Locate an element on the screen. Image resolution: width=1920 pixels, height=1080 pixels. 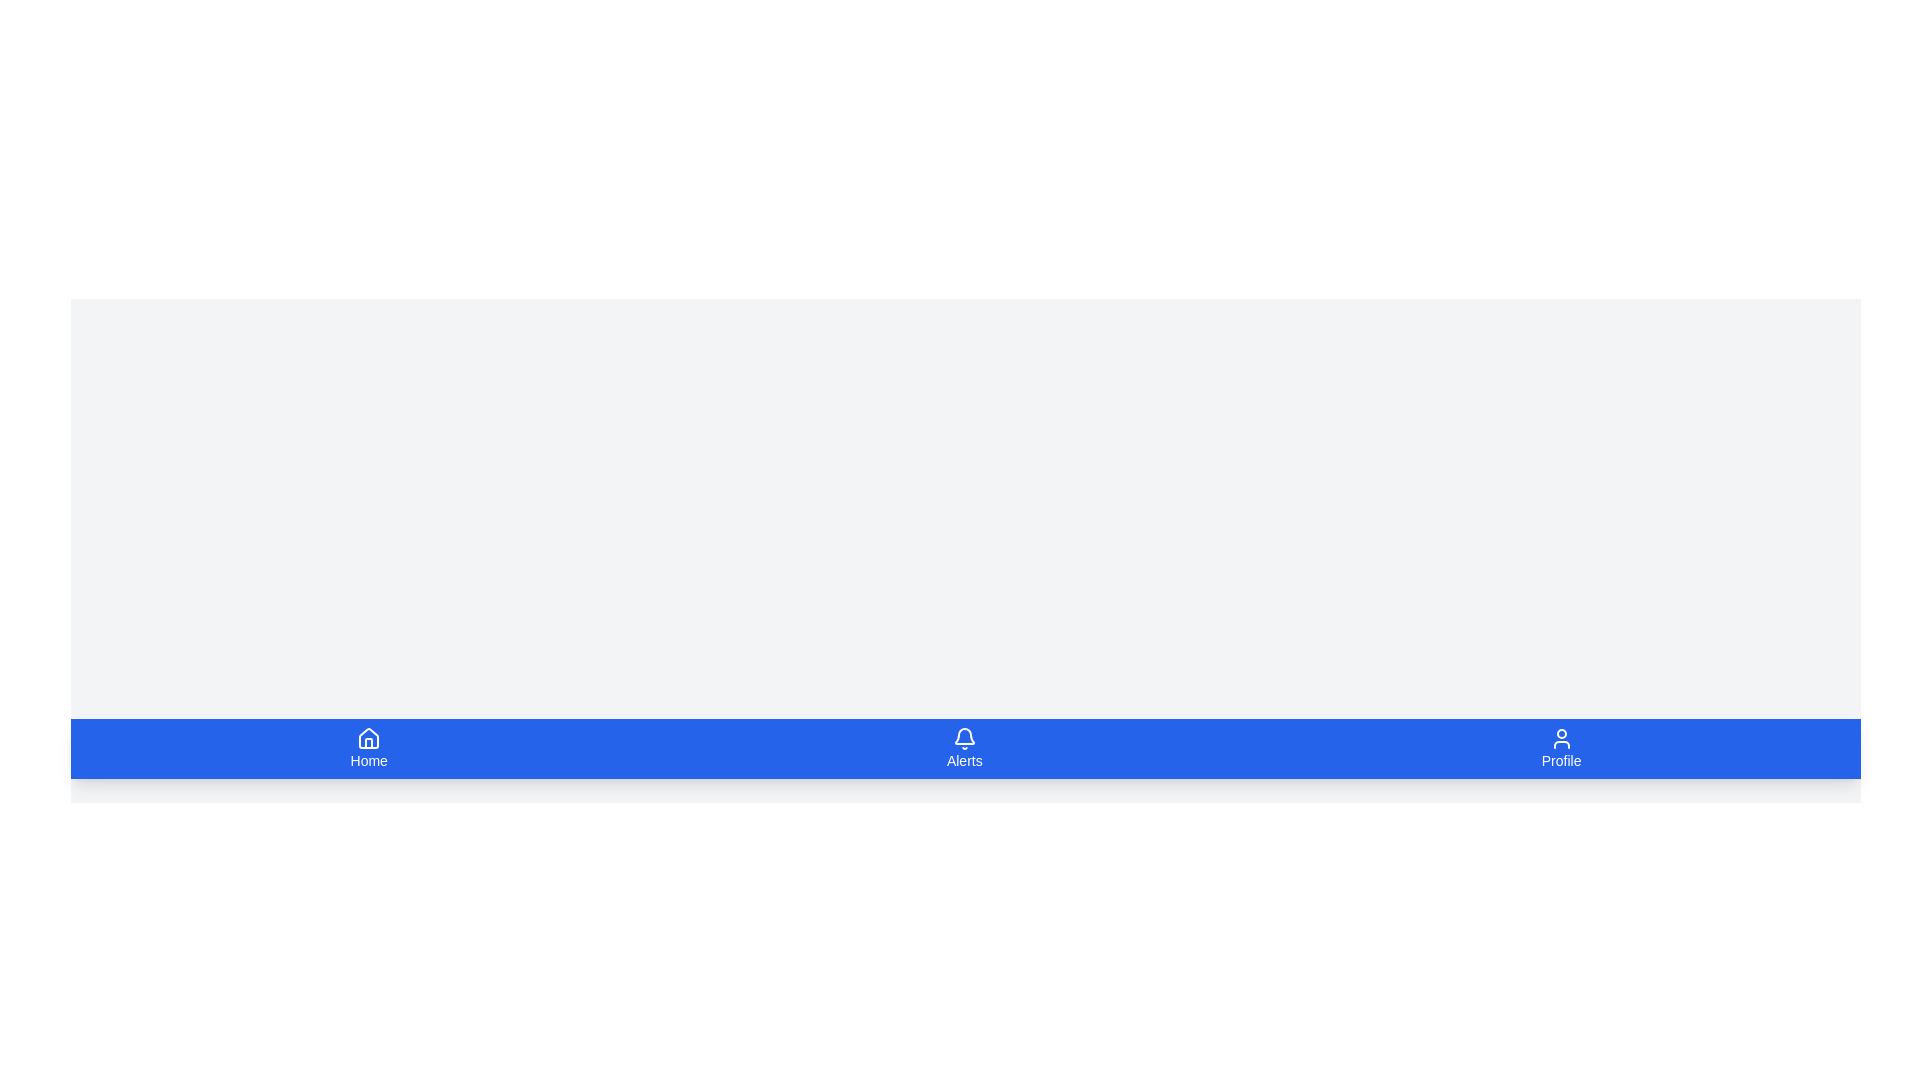
the house icon located within the blue 'Home' button at the bottom left corner of the interface to invoke a context menu is located at coordinates (369, 738).